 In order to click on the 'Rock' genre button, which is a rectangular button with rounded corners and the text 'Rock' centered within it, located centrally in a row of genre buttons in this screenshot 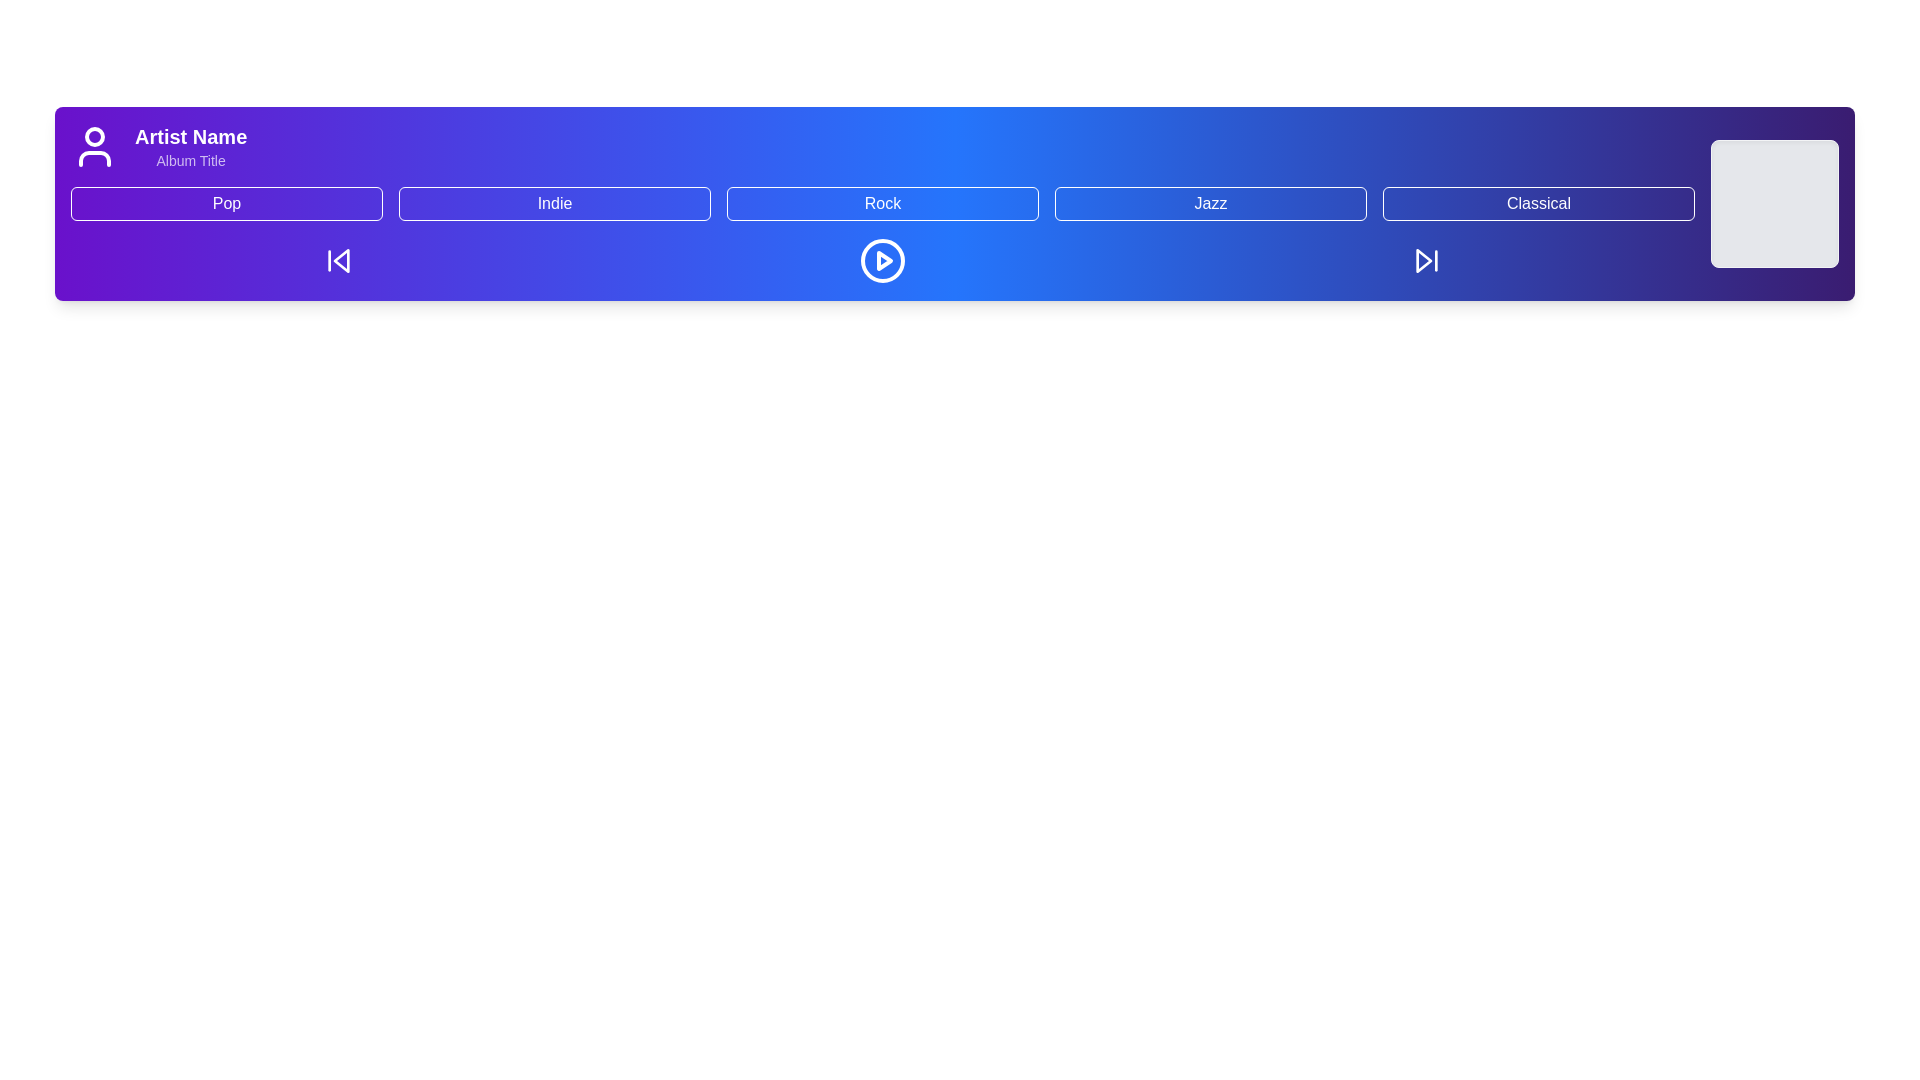, I will do `click(882, 204)`.